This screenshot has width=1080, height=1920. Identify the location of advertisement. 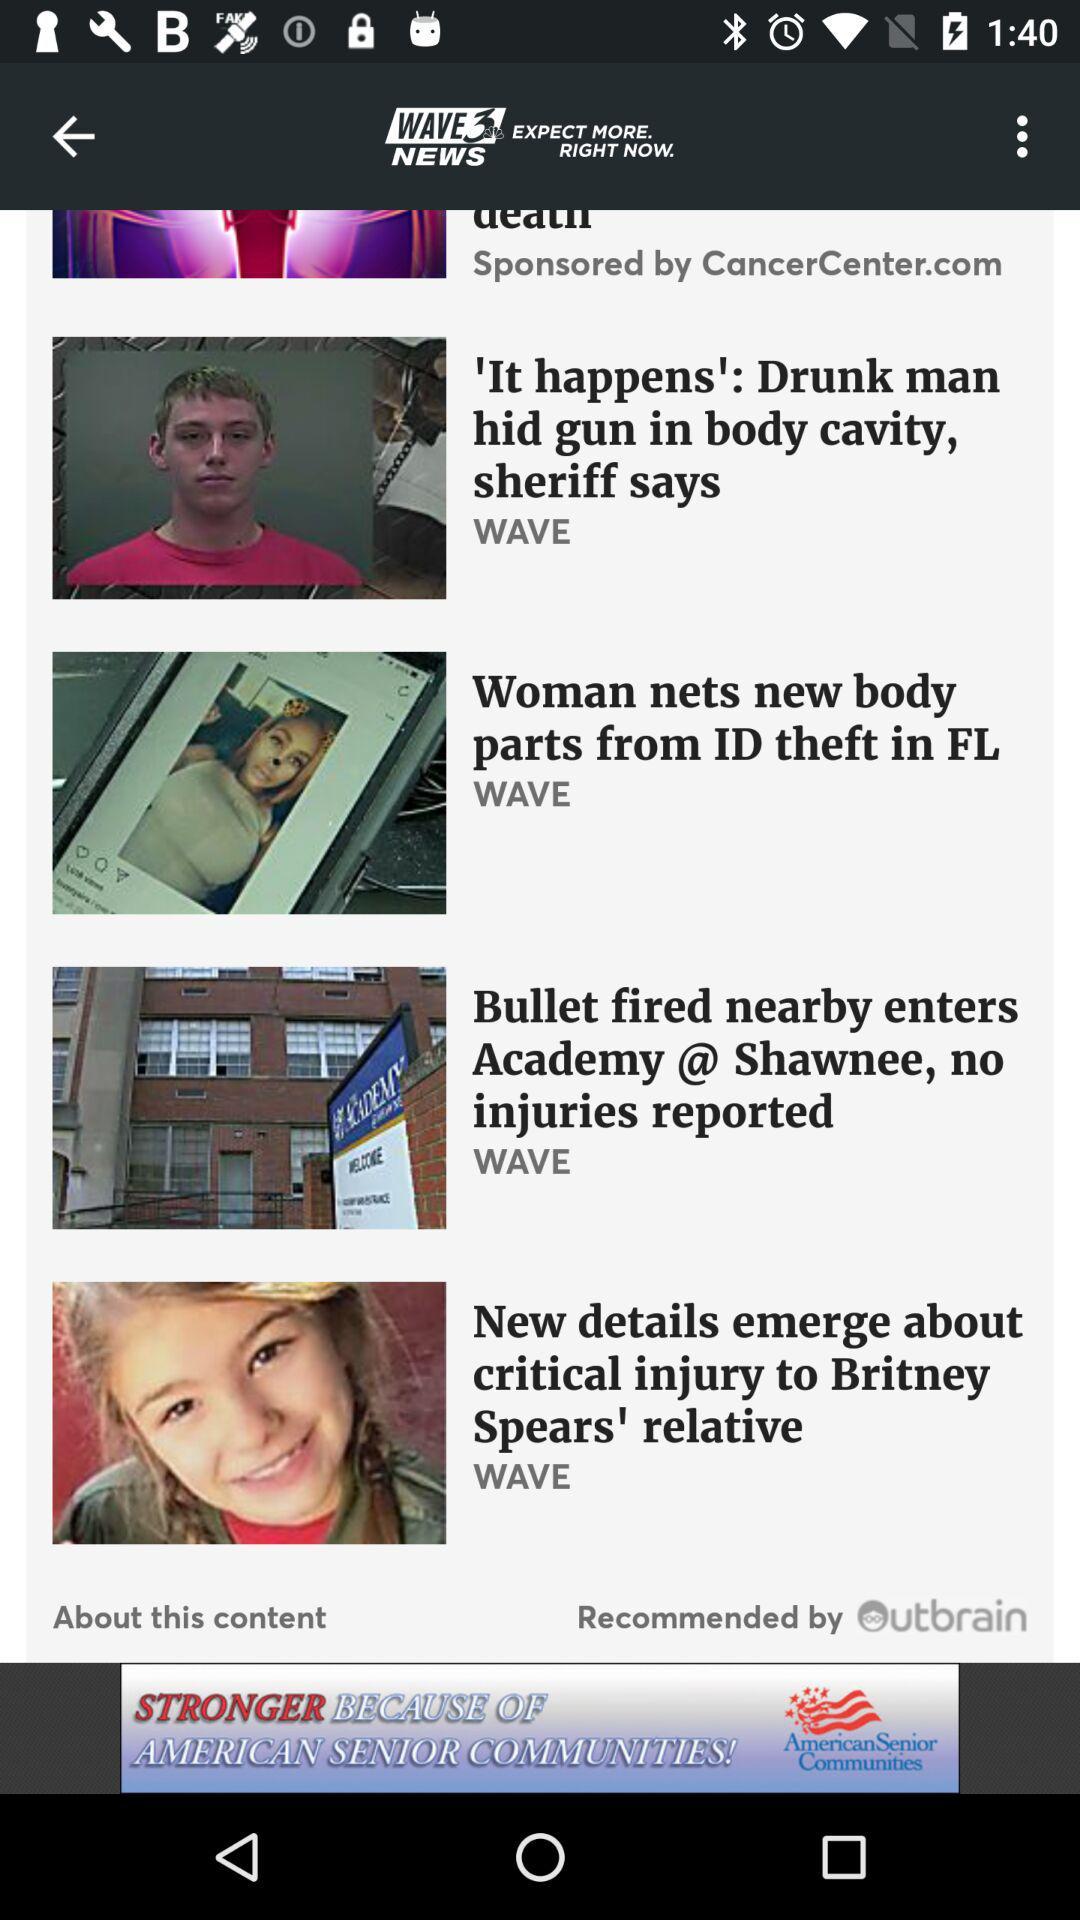
(540, 1727).